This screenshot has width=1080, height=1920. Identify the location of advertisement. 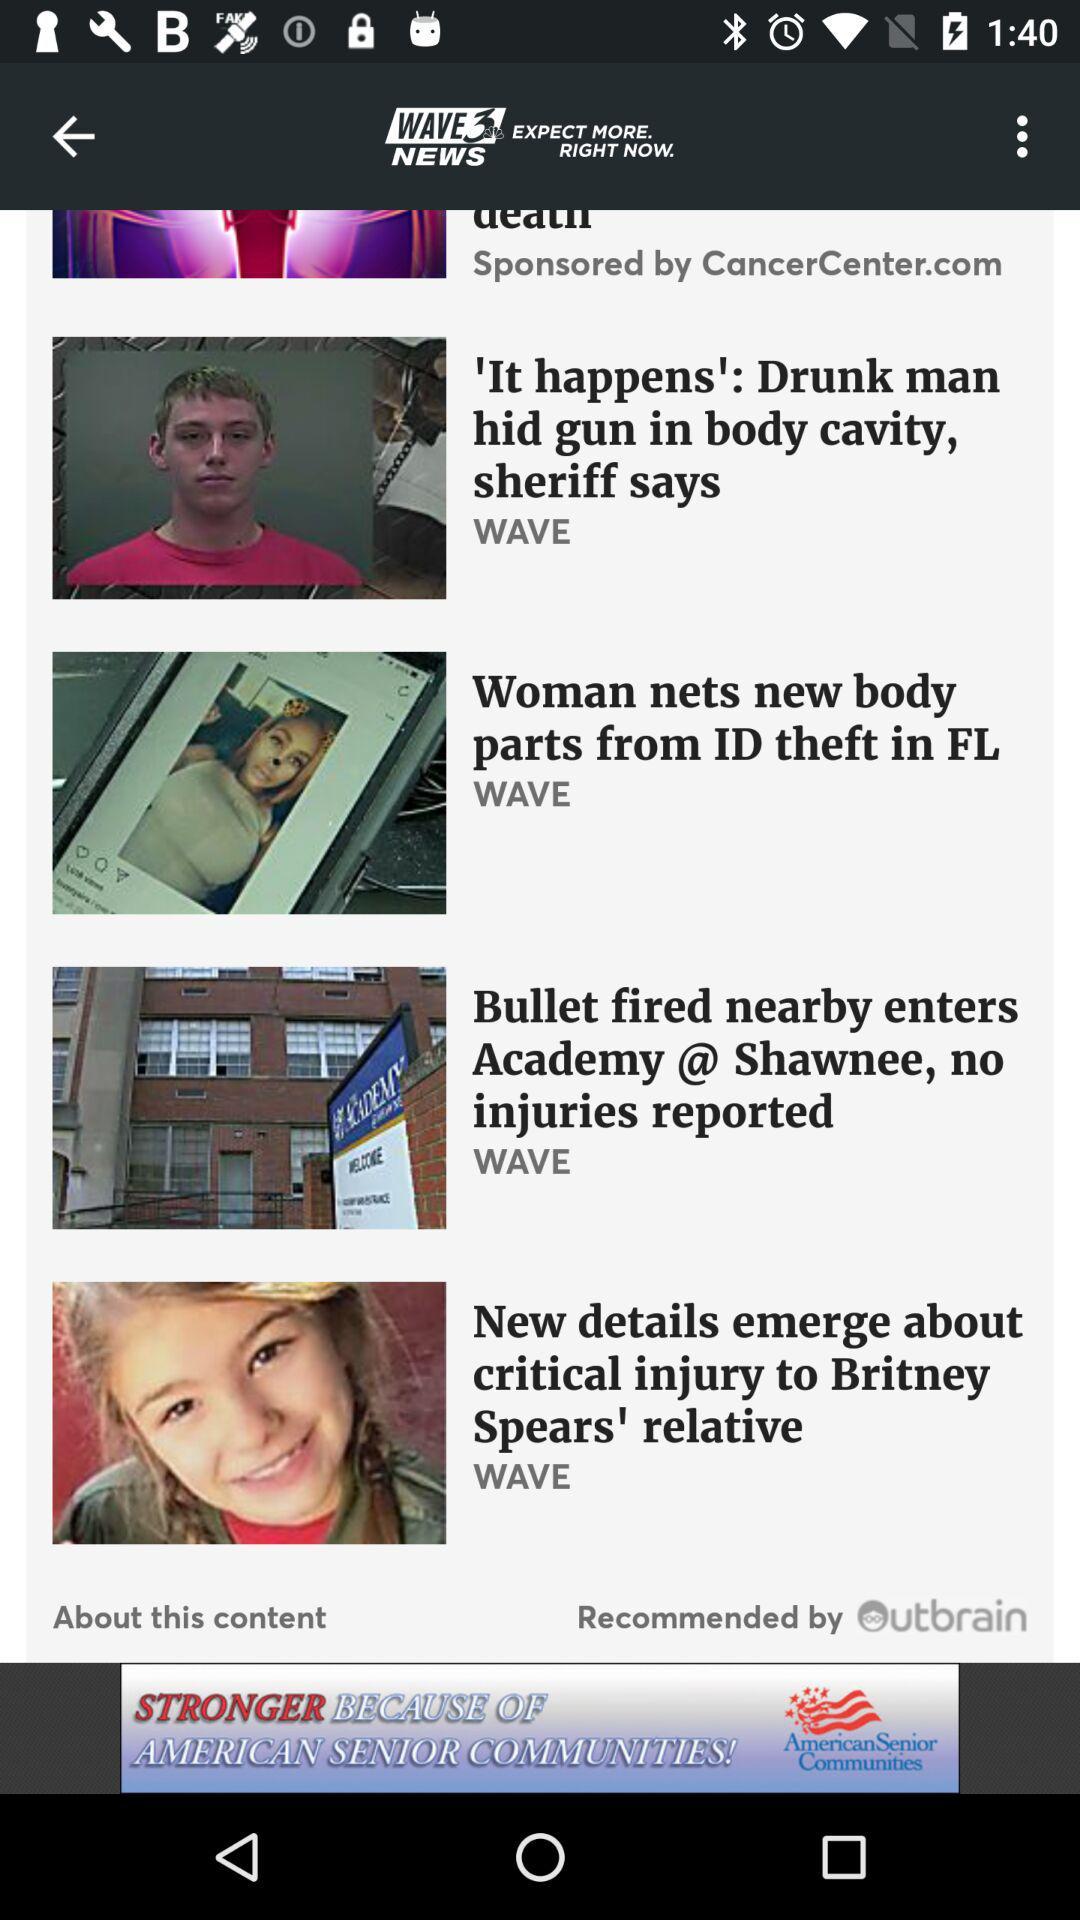
(540, 1727).